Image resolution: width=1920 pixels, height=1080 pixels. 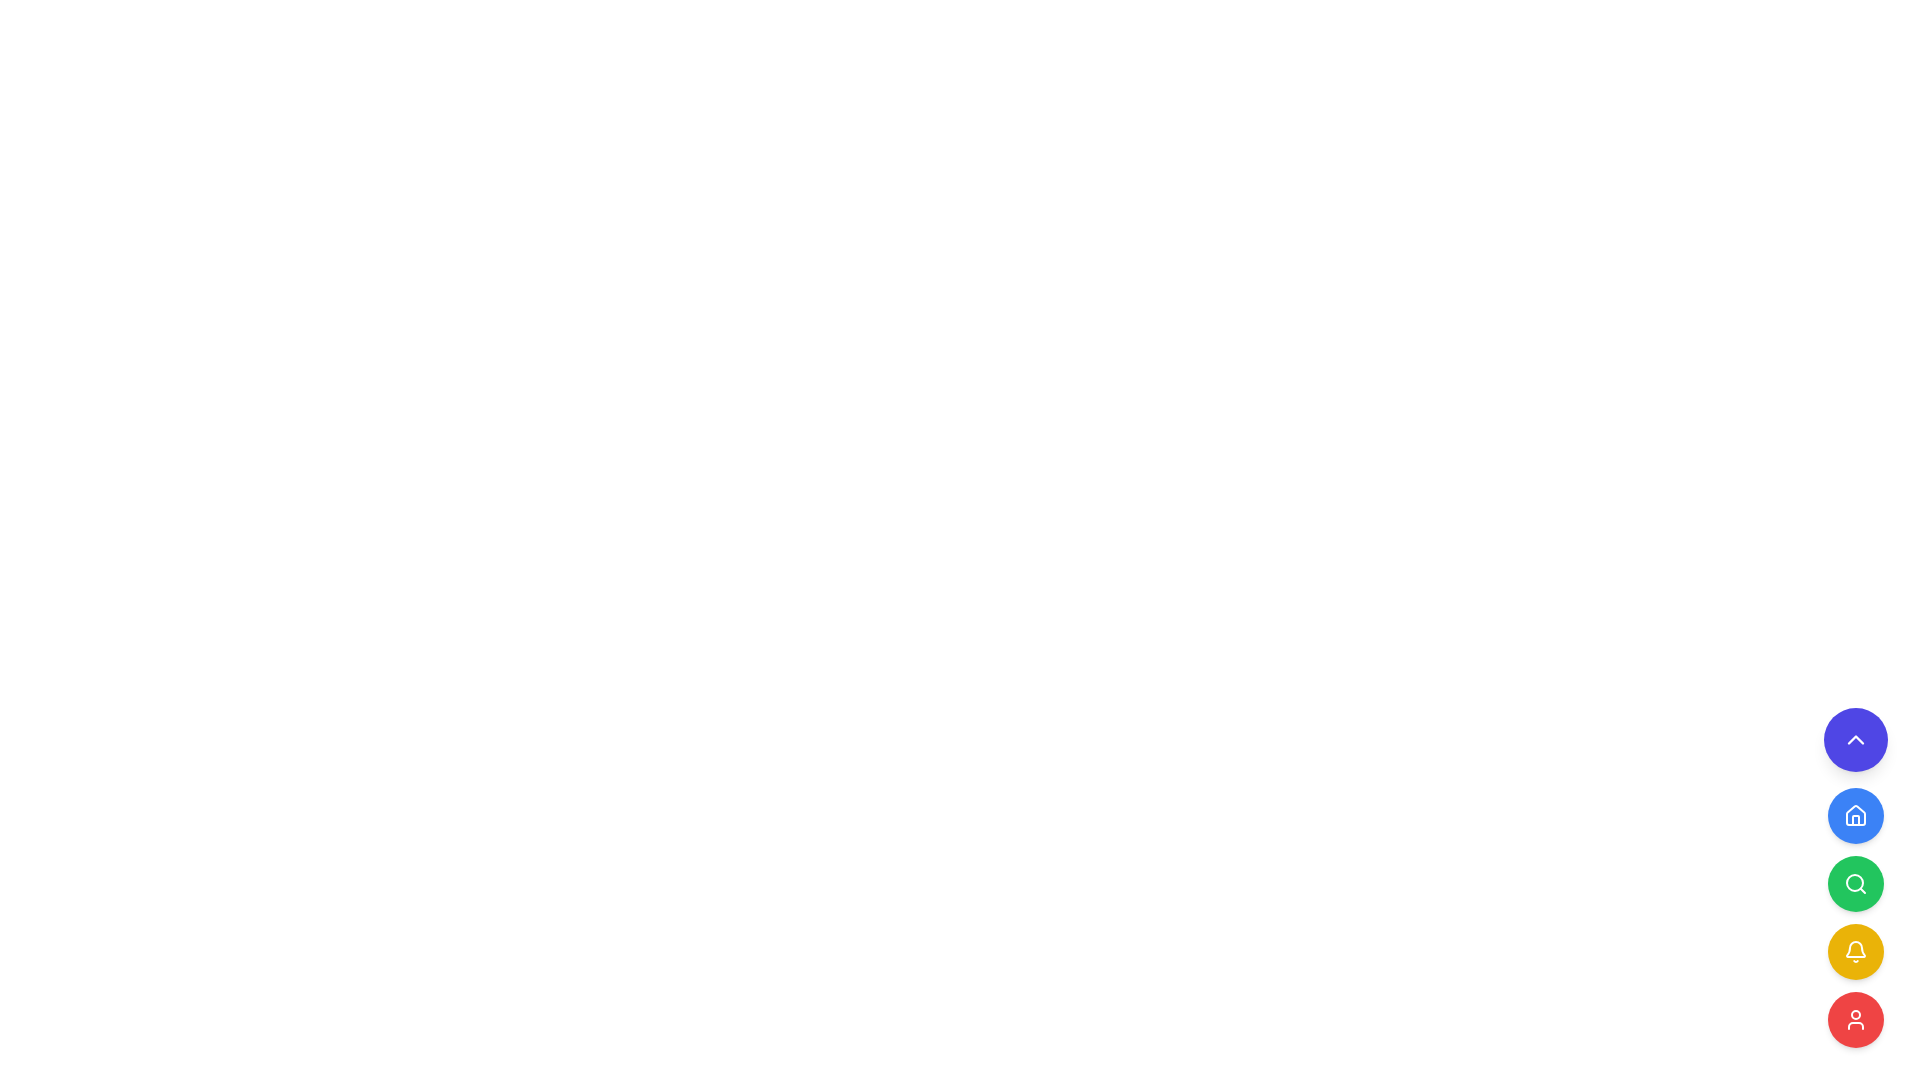 What do you see at coordinates (1855, 816) in the screenshot?
I see `the navigation icon button located in the vertical navigation bar on the far right side, positioned below the purple upward arrow icon` at bounding box center [1855, 816].